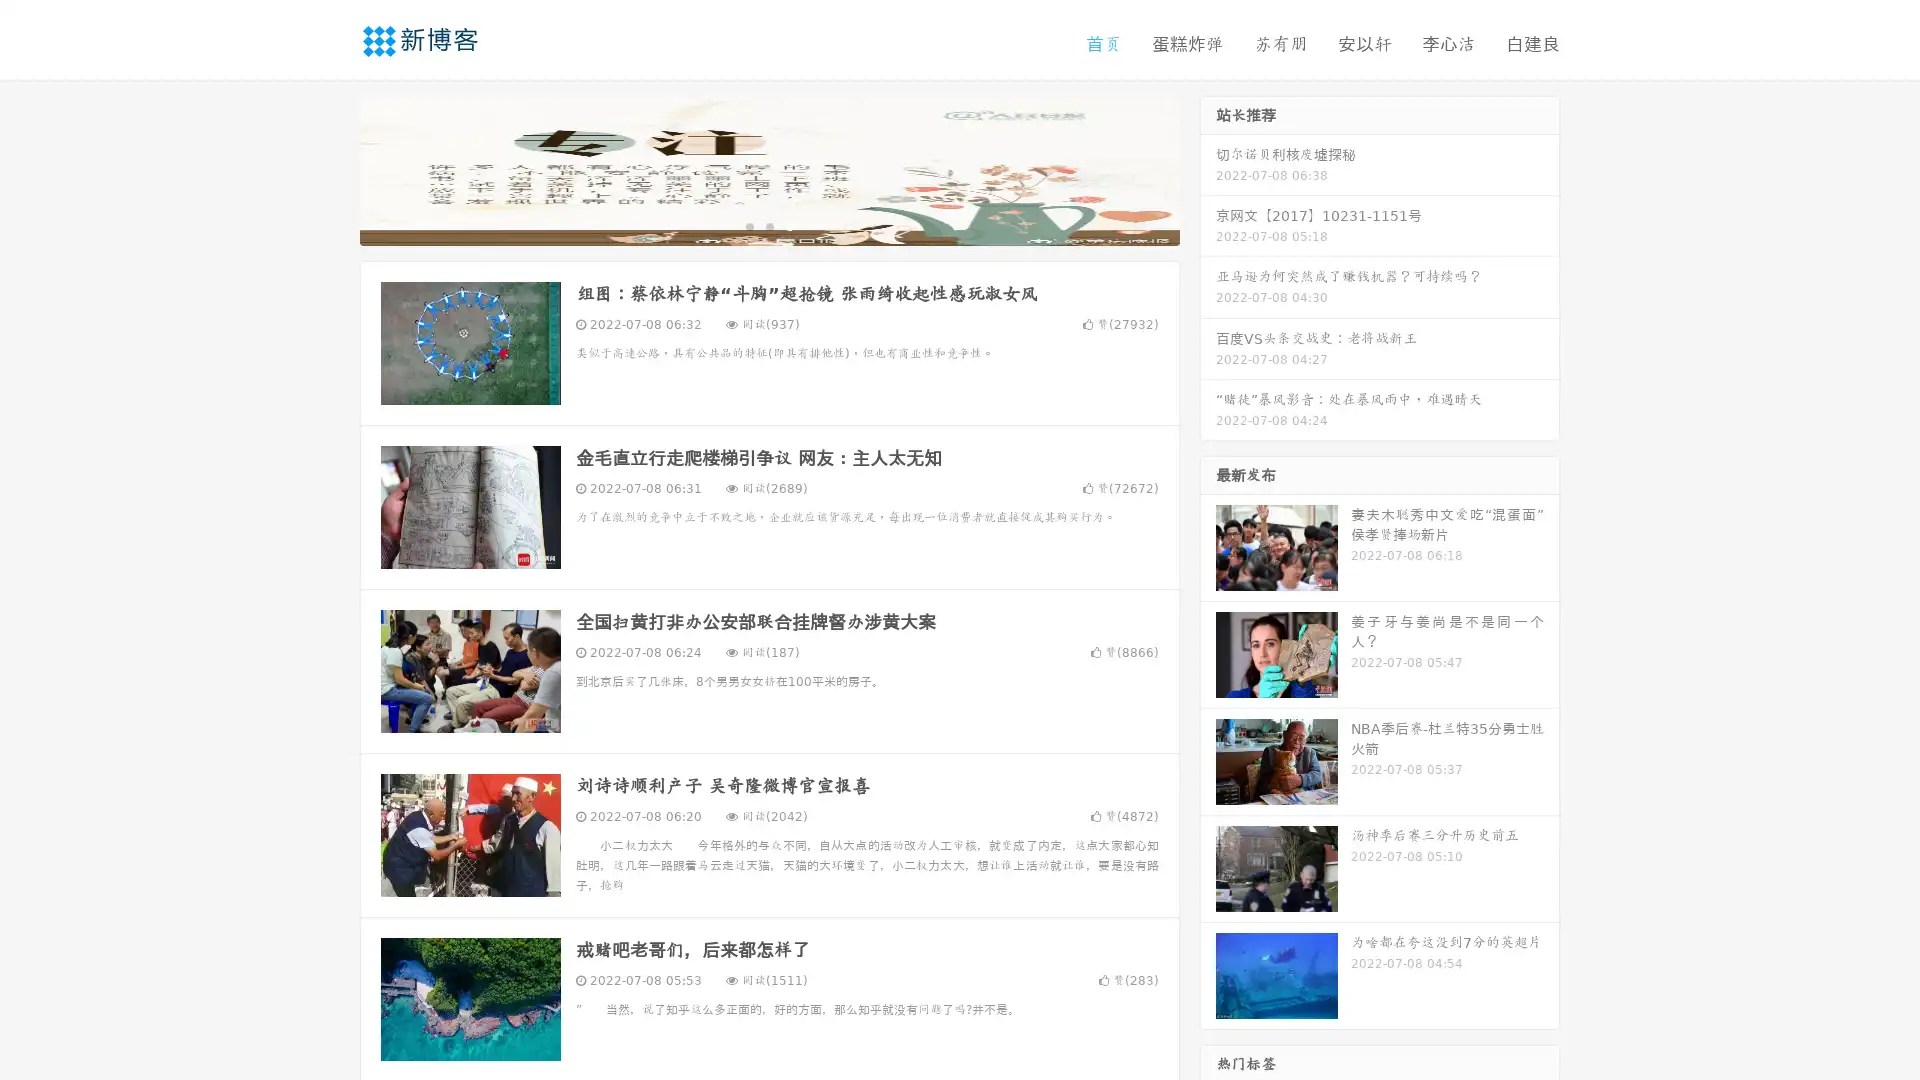 Image resolution: width=1920 pixels, height=1080 pixels. I want to click on Go to slide 2, so click(768, 225).